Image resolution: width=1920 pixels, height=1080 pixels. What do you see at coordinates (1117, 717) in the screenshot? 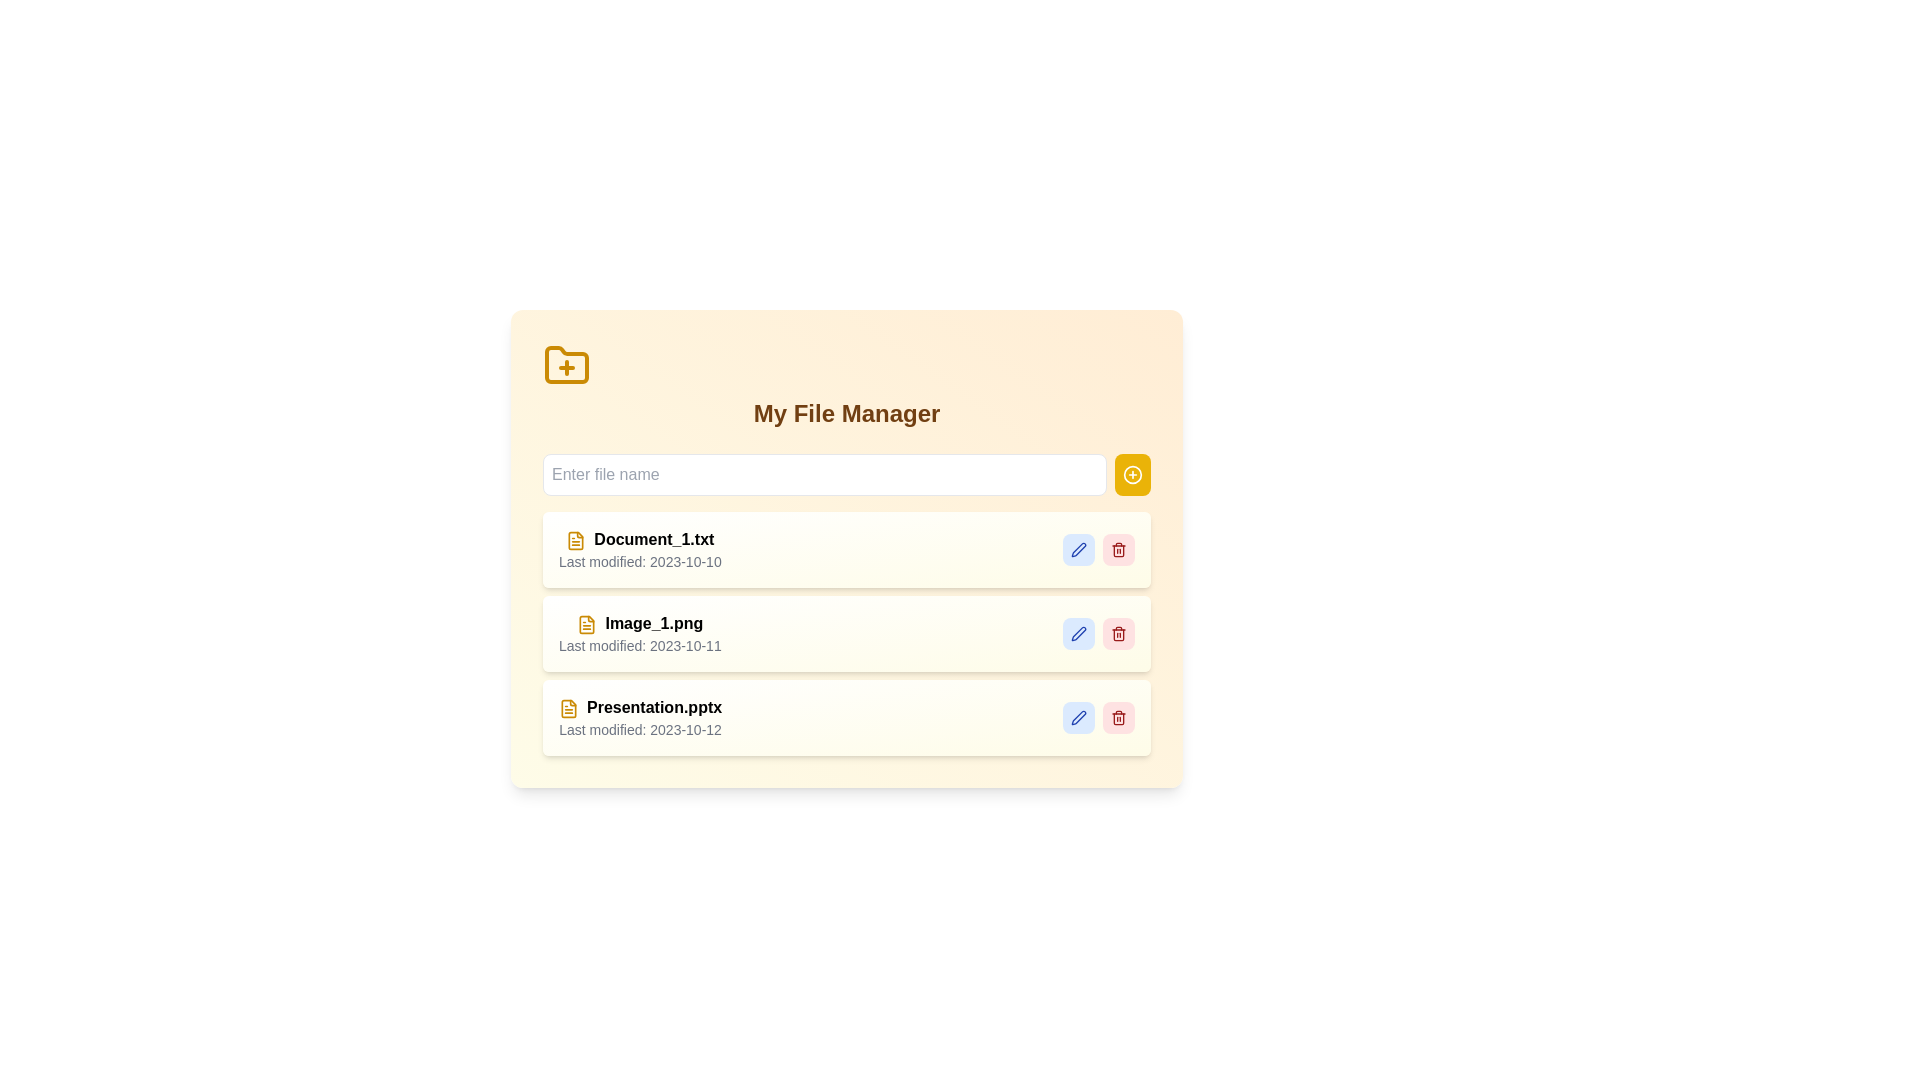
I see `the main body of the trash bin icon, which visually represents a deletion action related to a file entry` at bounding box center [1117, 717].